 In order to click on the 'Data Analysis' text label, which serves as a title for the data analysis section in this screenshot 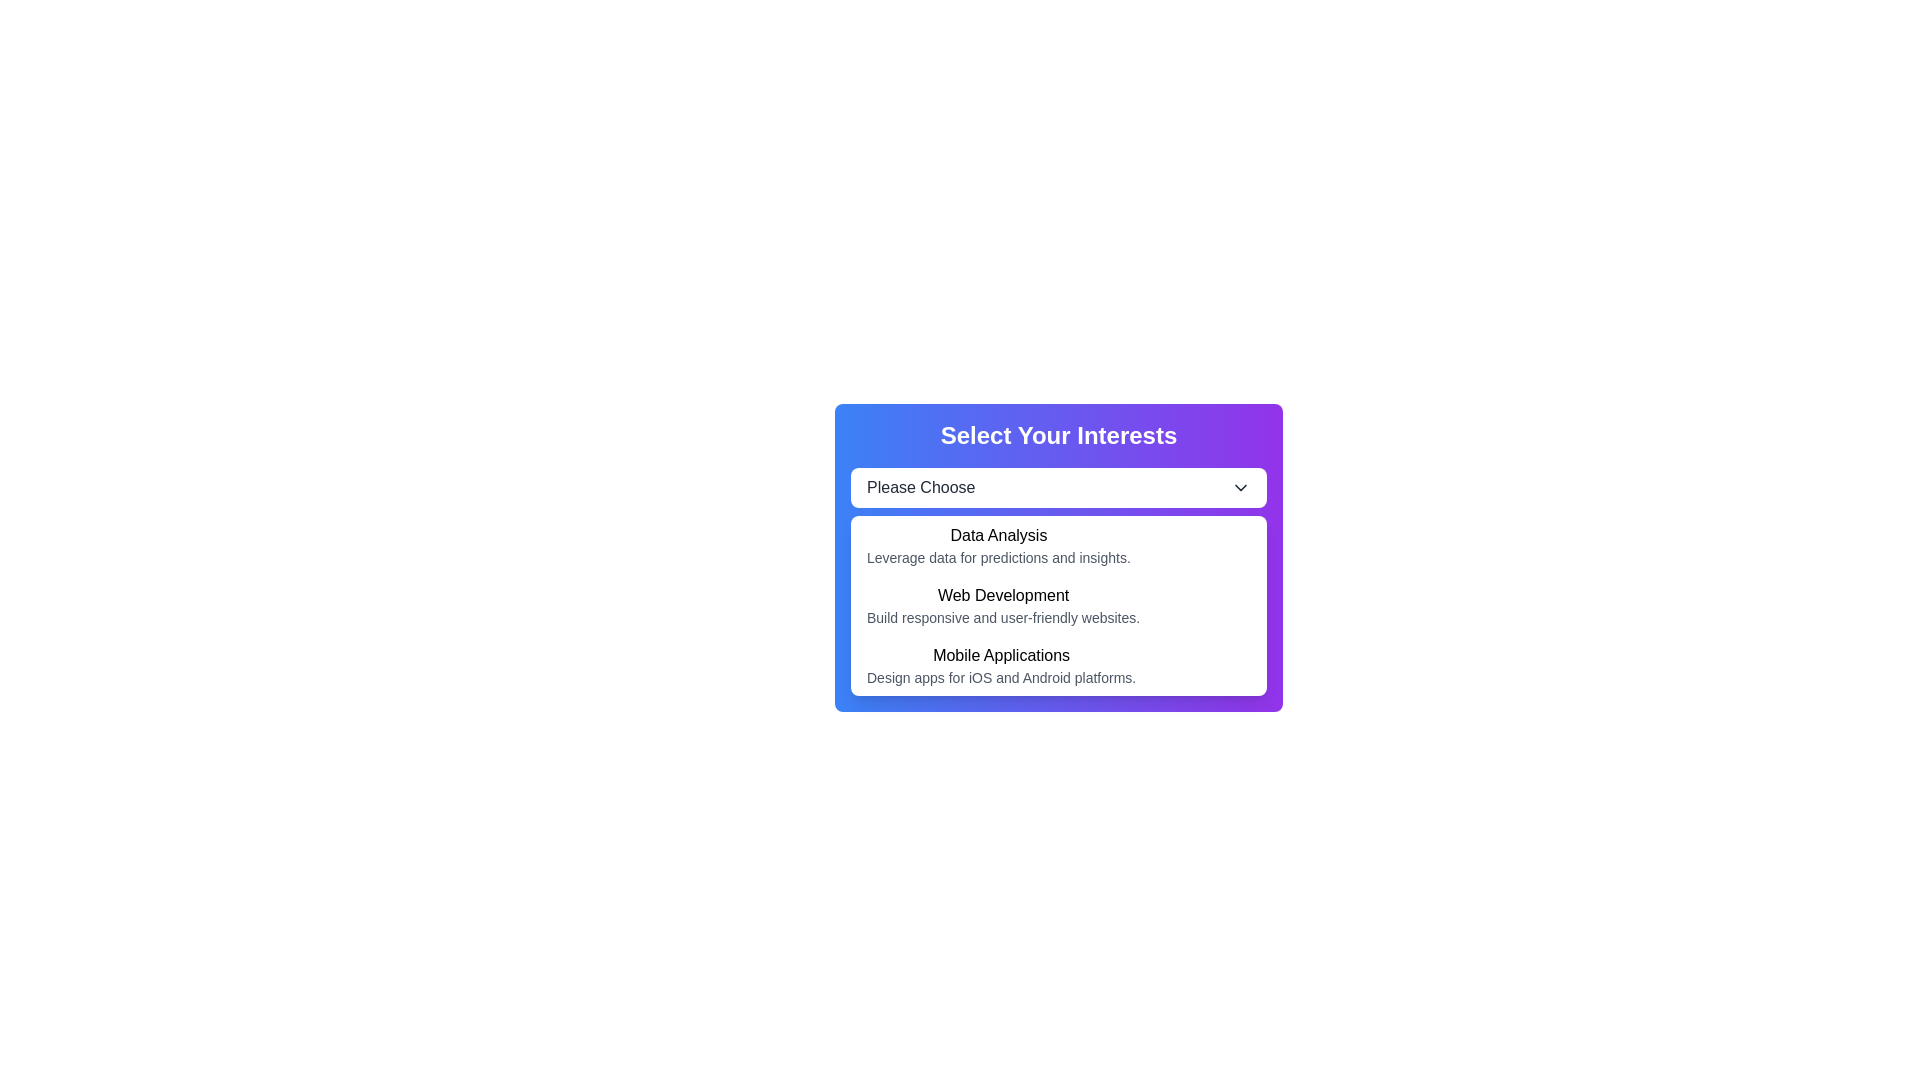, I will do `click(998, 535)`.